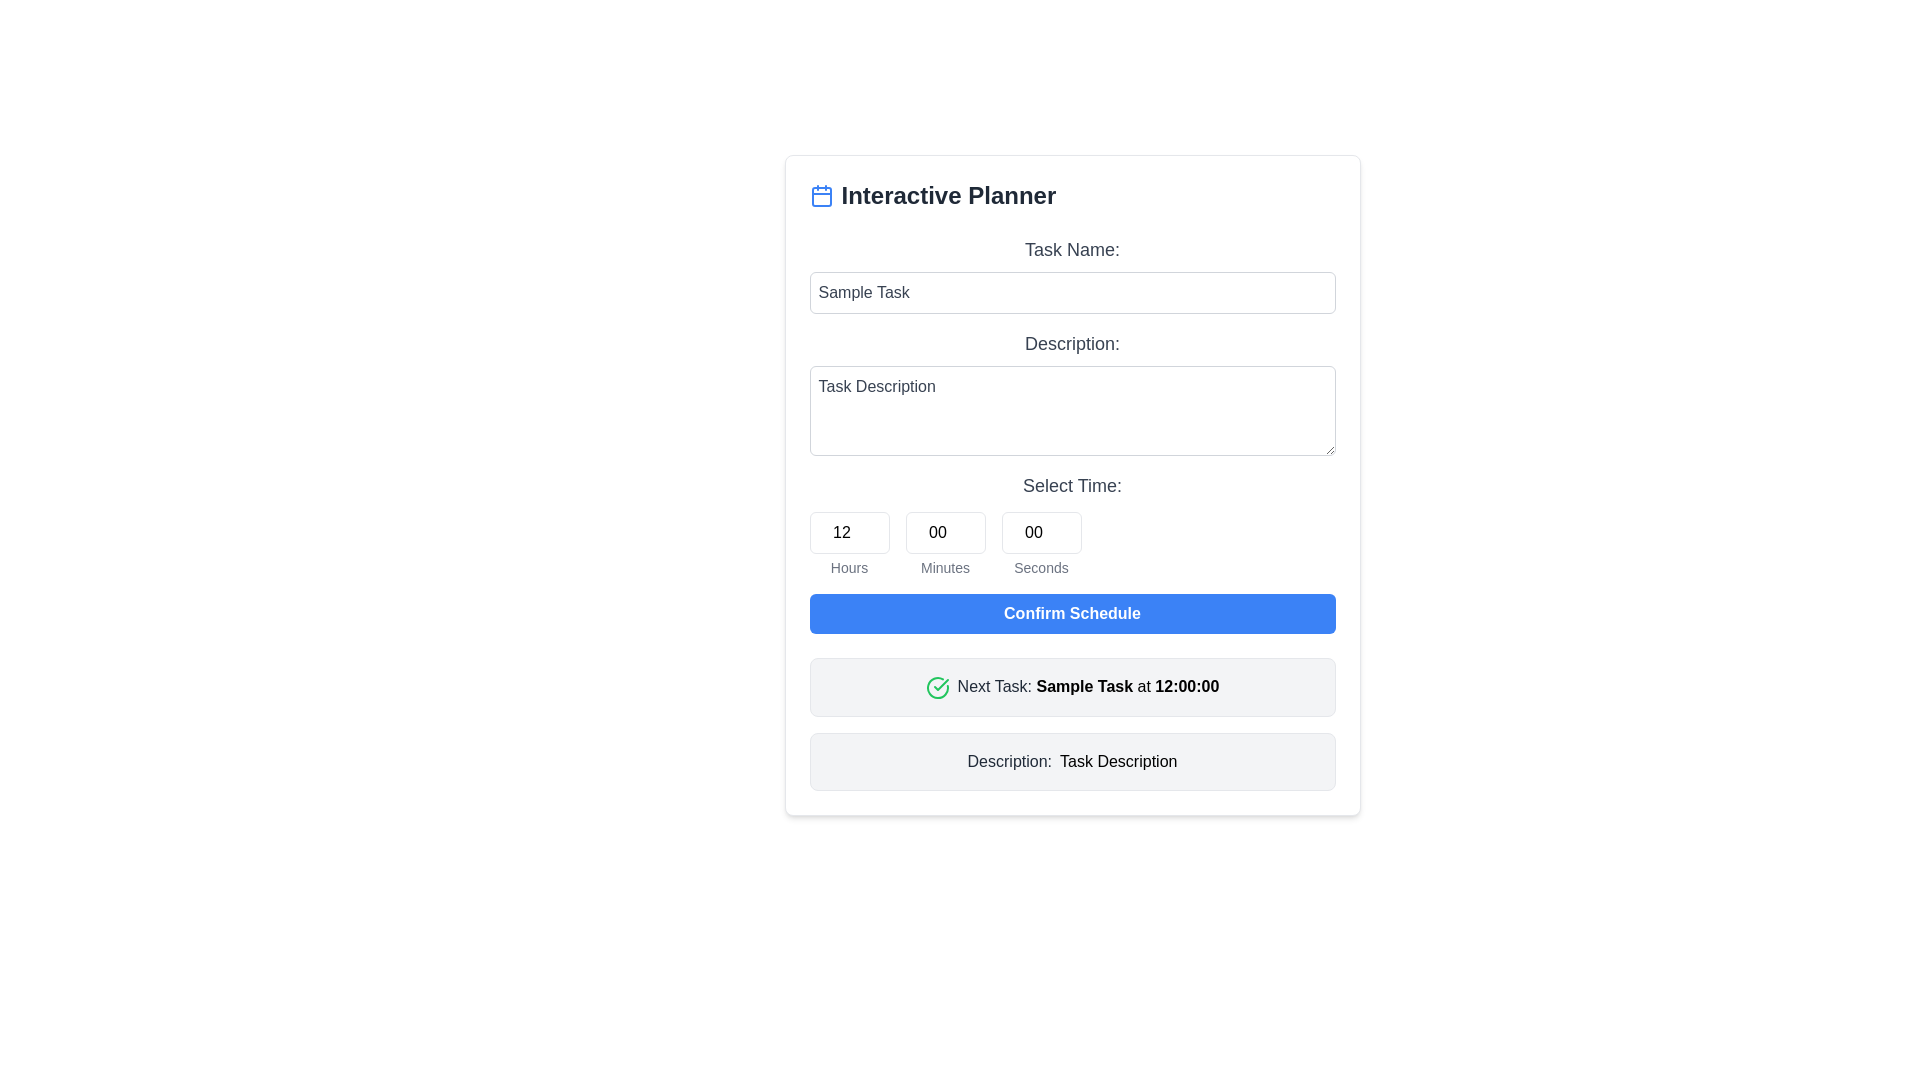 This screenshot has height=1080, width=1920. What do you see at coordinates (1040, 567) in the screenshot?
I see `the 'Seconds' text label, which is displayed in a medium-sized gray font and is positioned directly below the numeric input field for seconds` at bounding box center [1040, 567].